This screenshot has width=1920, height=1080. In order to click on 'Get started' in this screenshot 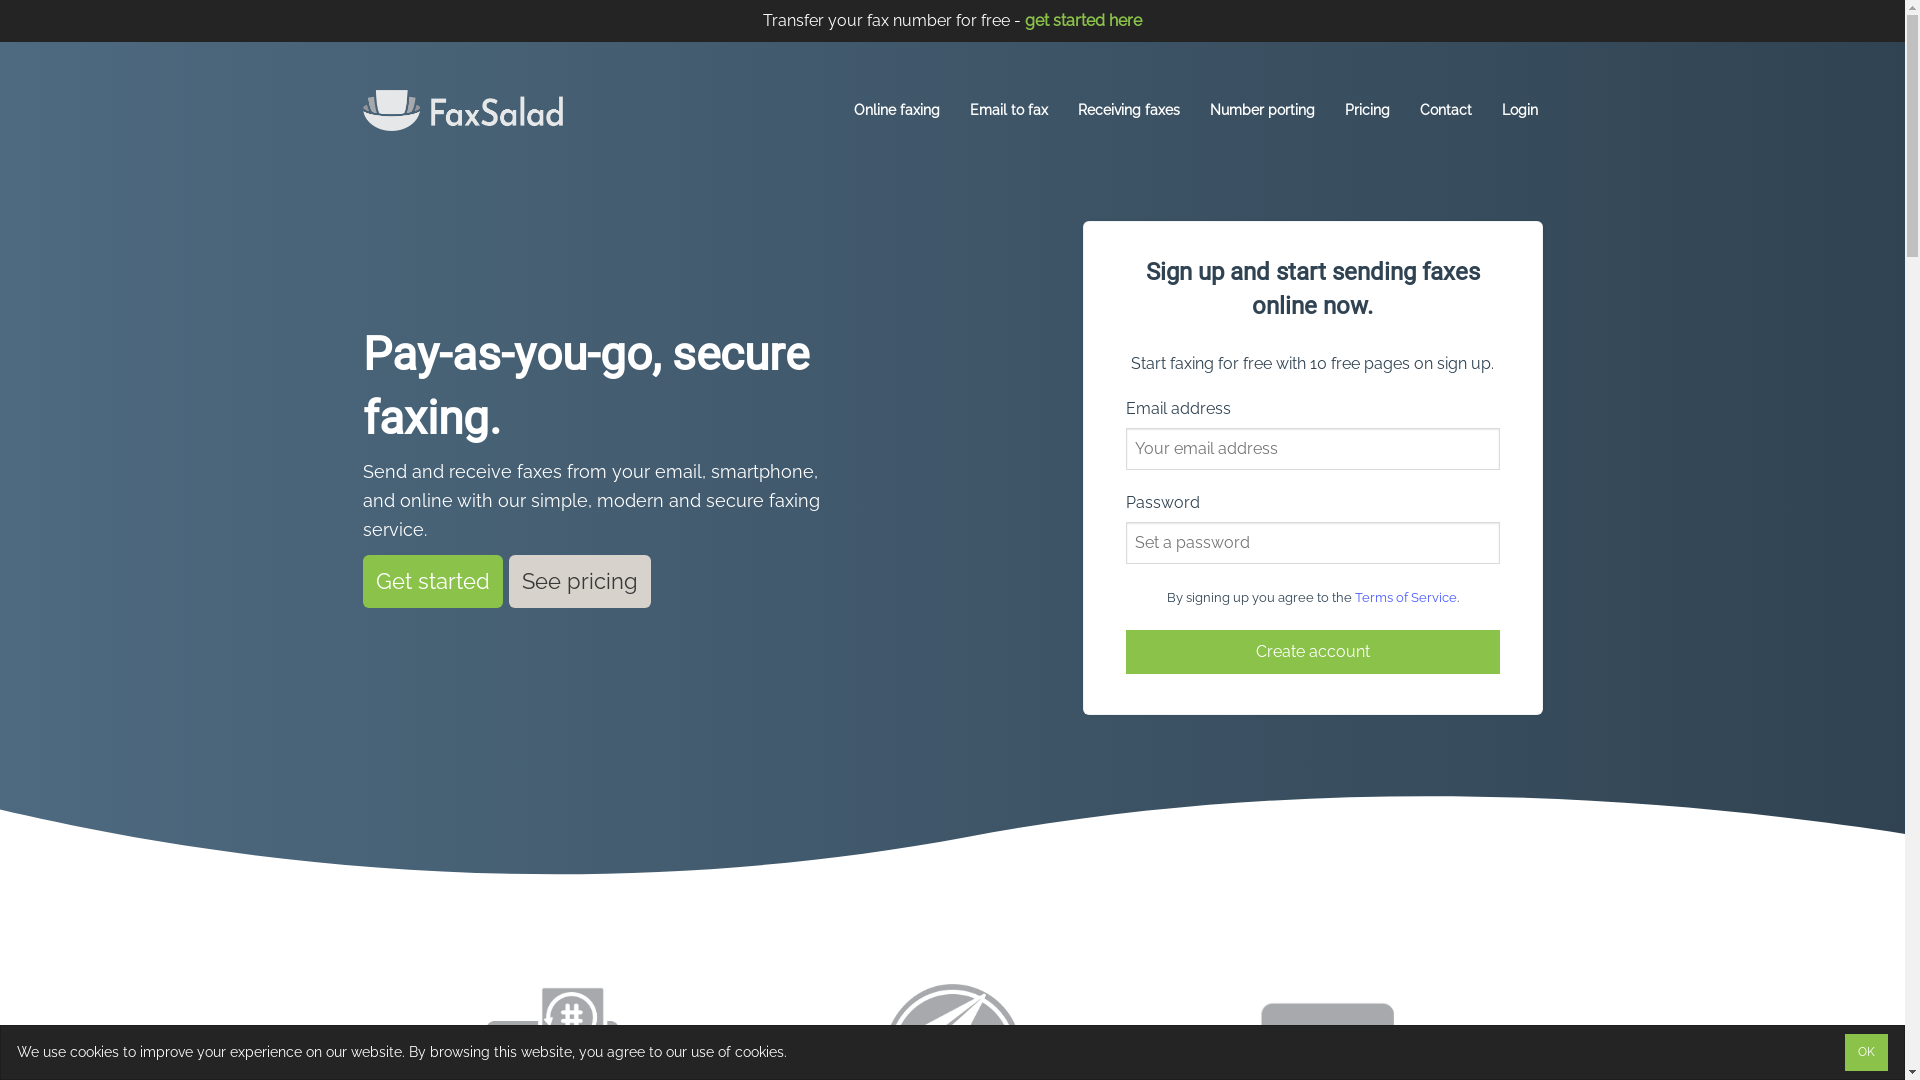, I will do `click(361, 581)`.